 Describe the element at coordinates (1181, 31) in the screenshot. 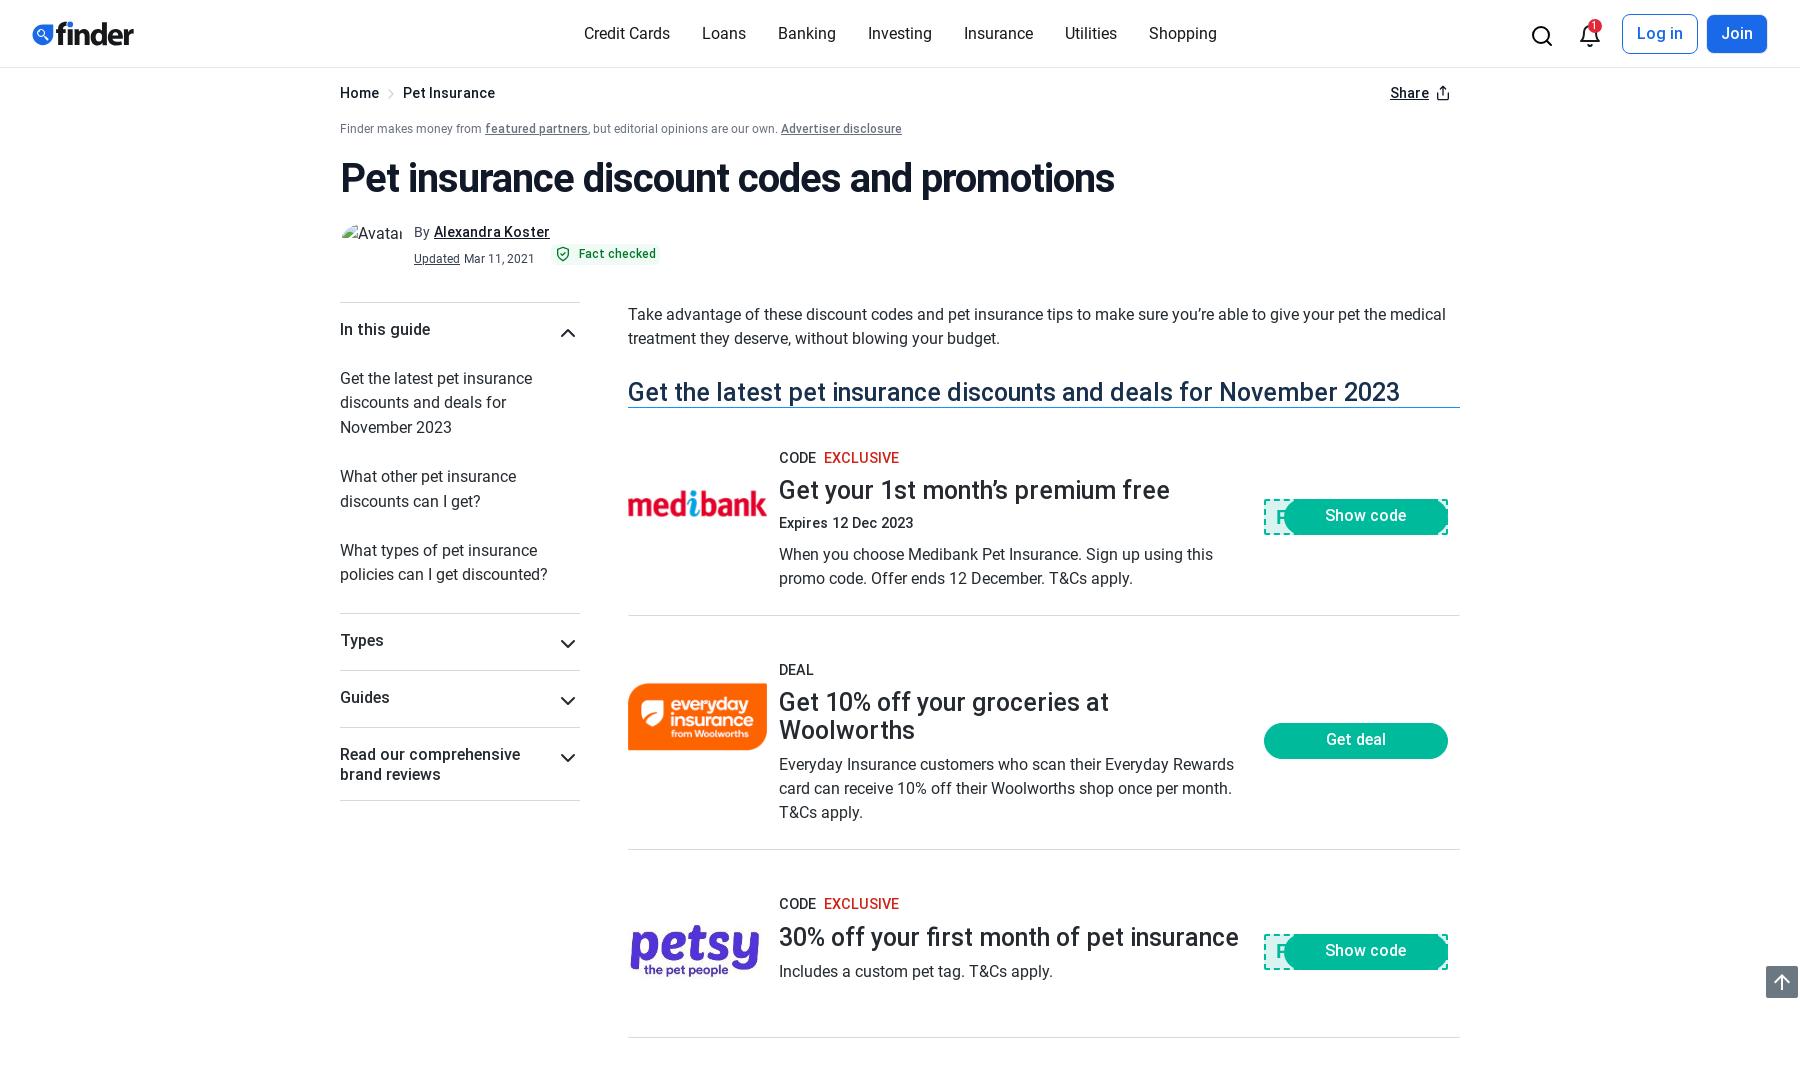

I see `'Shopping'` at that location.